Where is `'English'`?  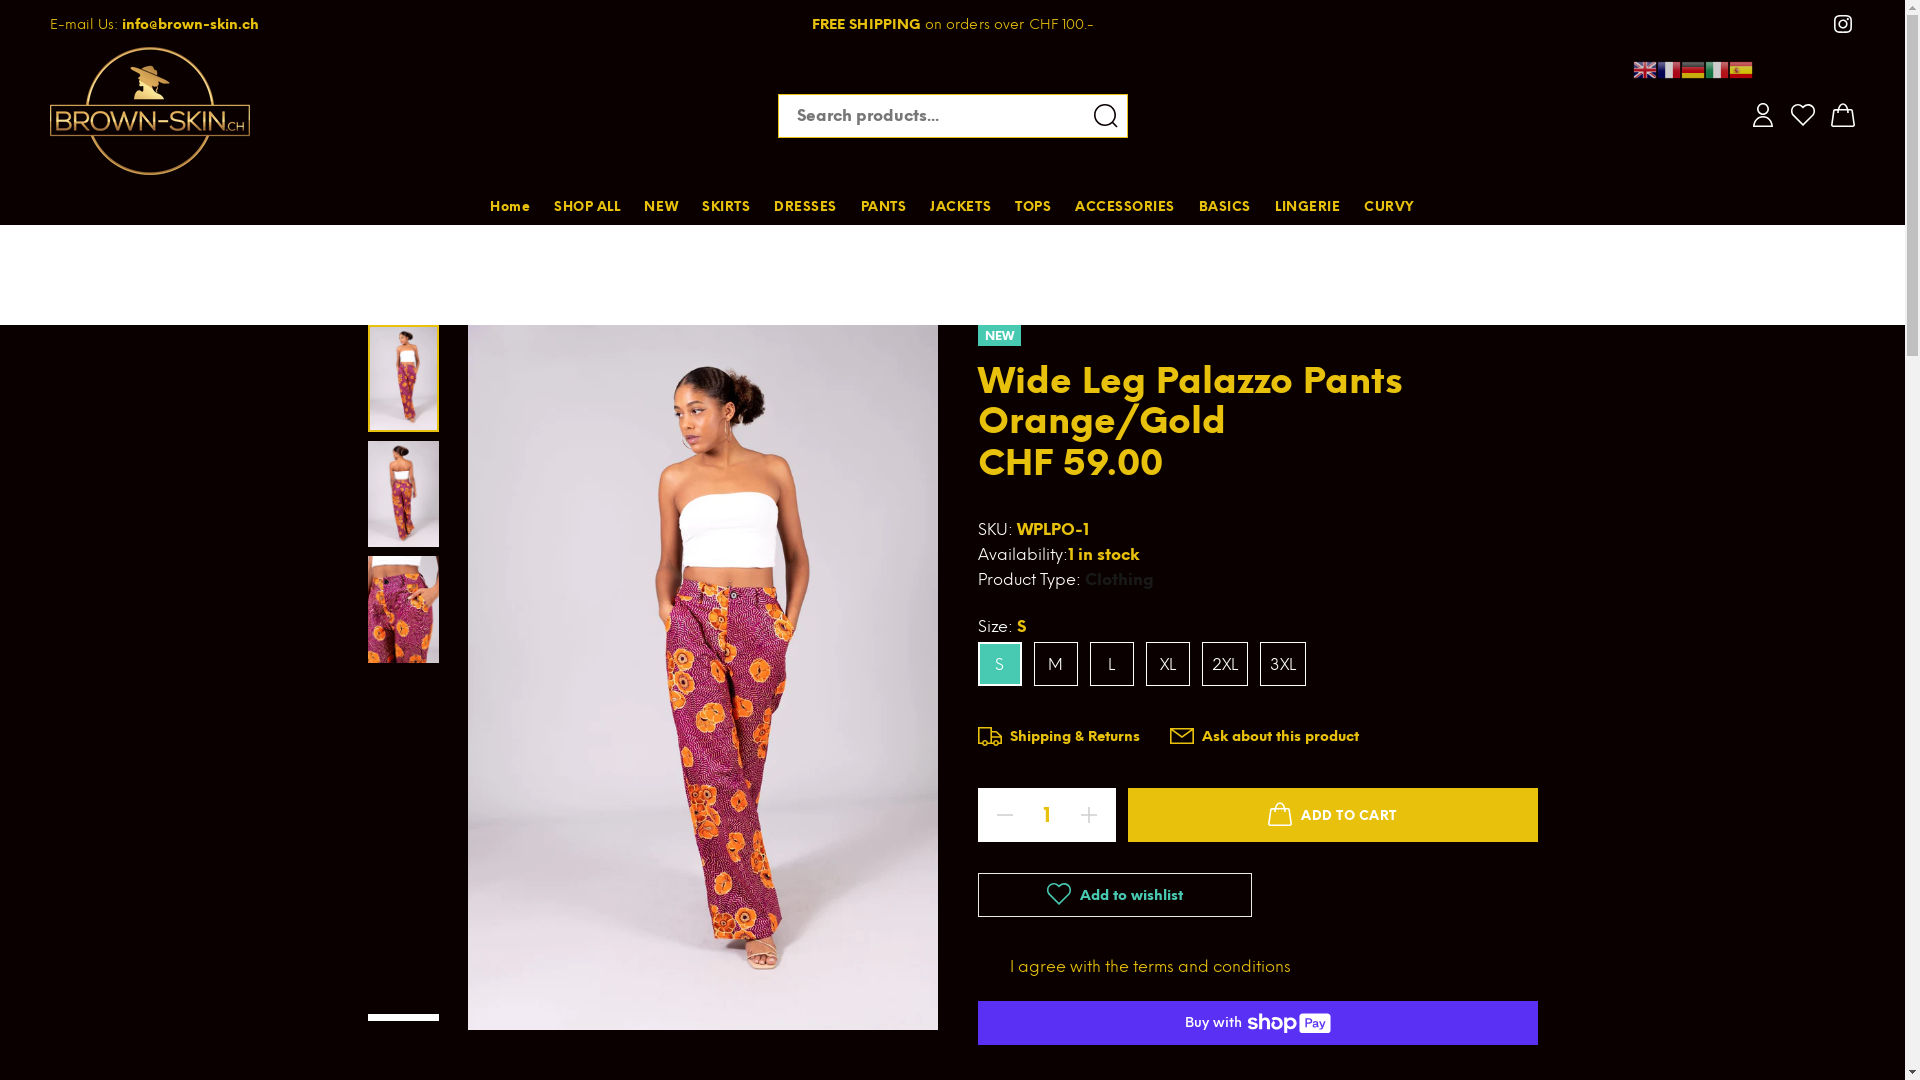 'English' is located at coordinates (1645, 67).